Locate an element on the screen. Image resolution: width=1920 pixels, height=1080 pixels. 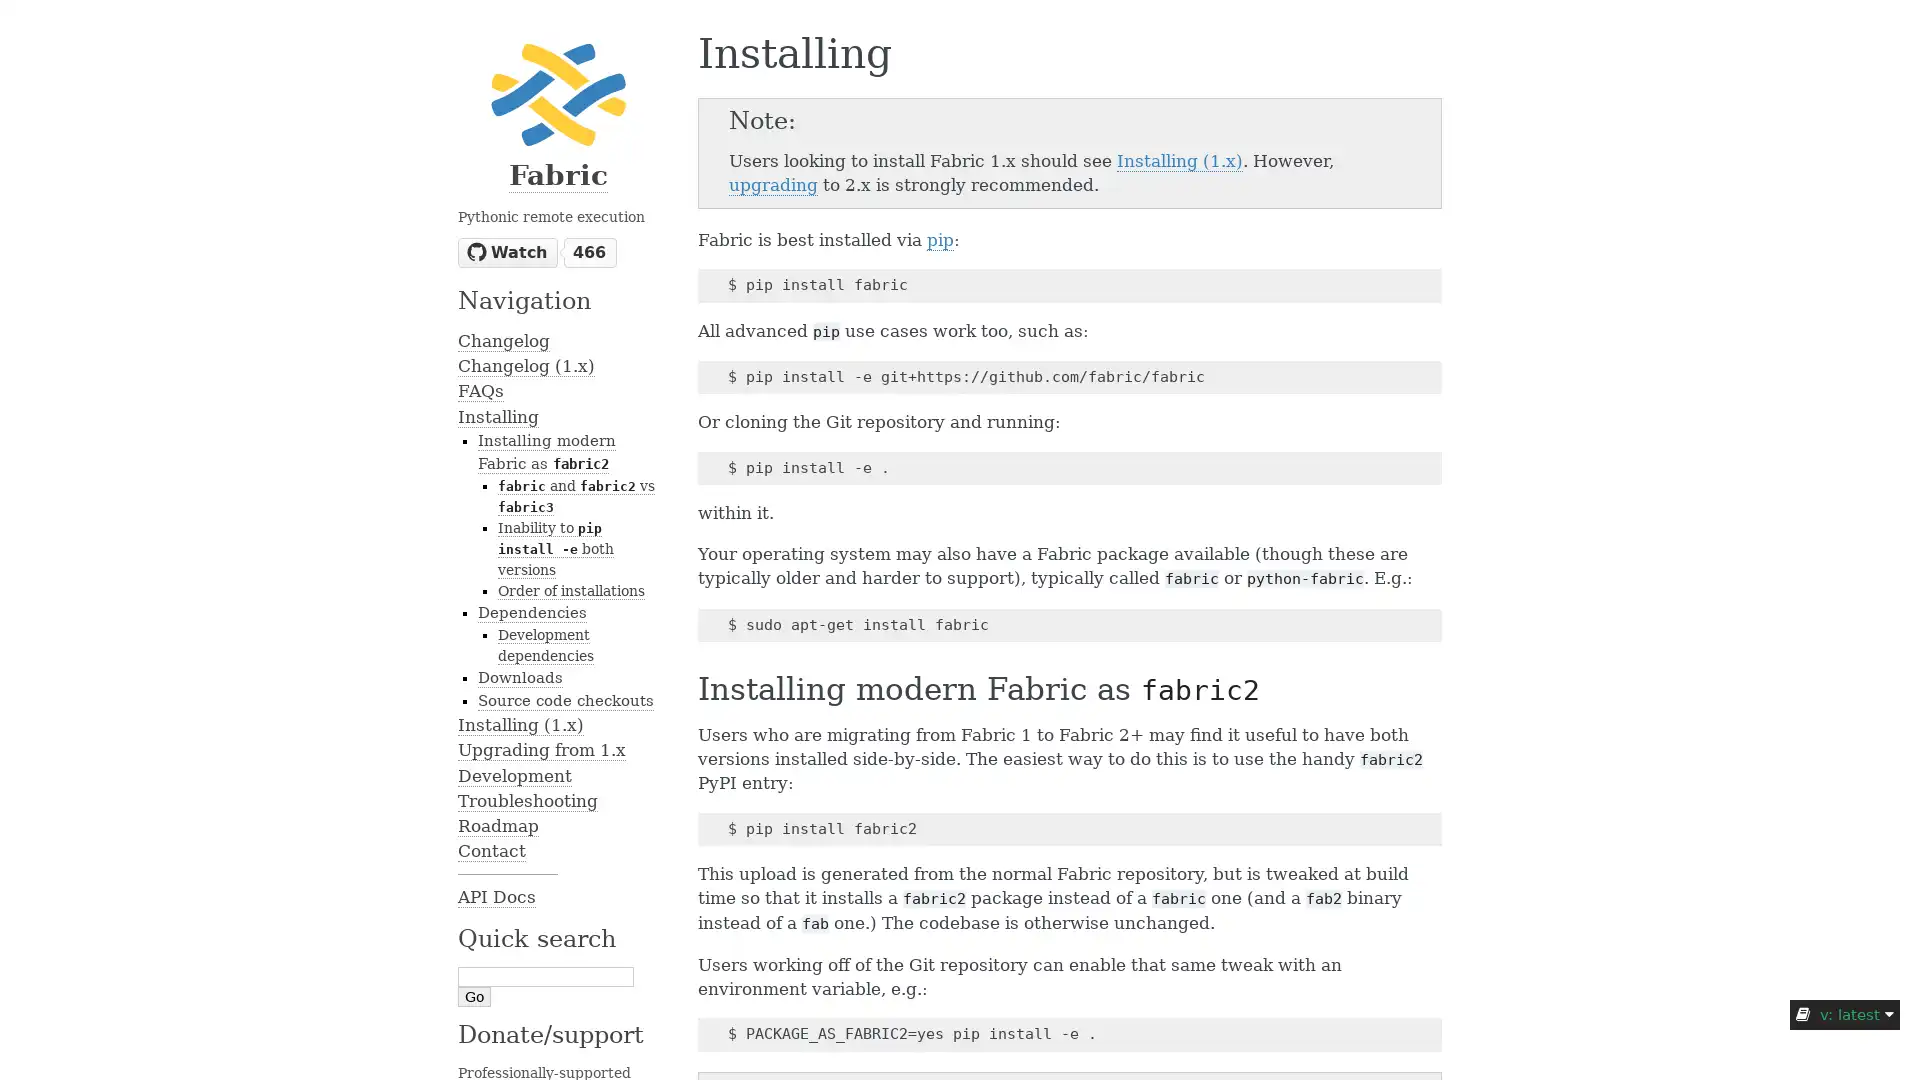
Go is located at coordinates (473, 995).